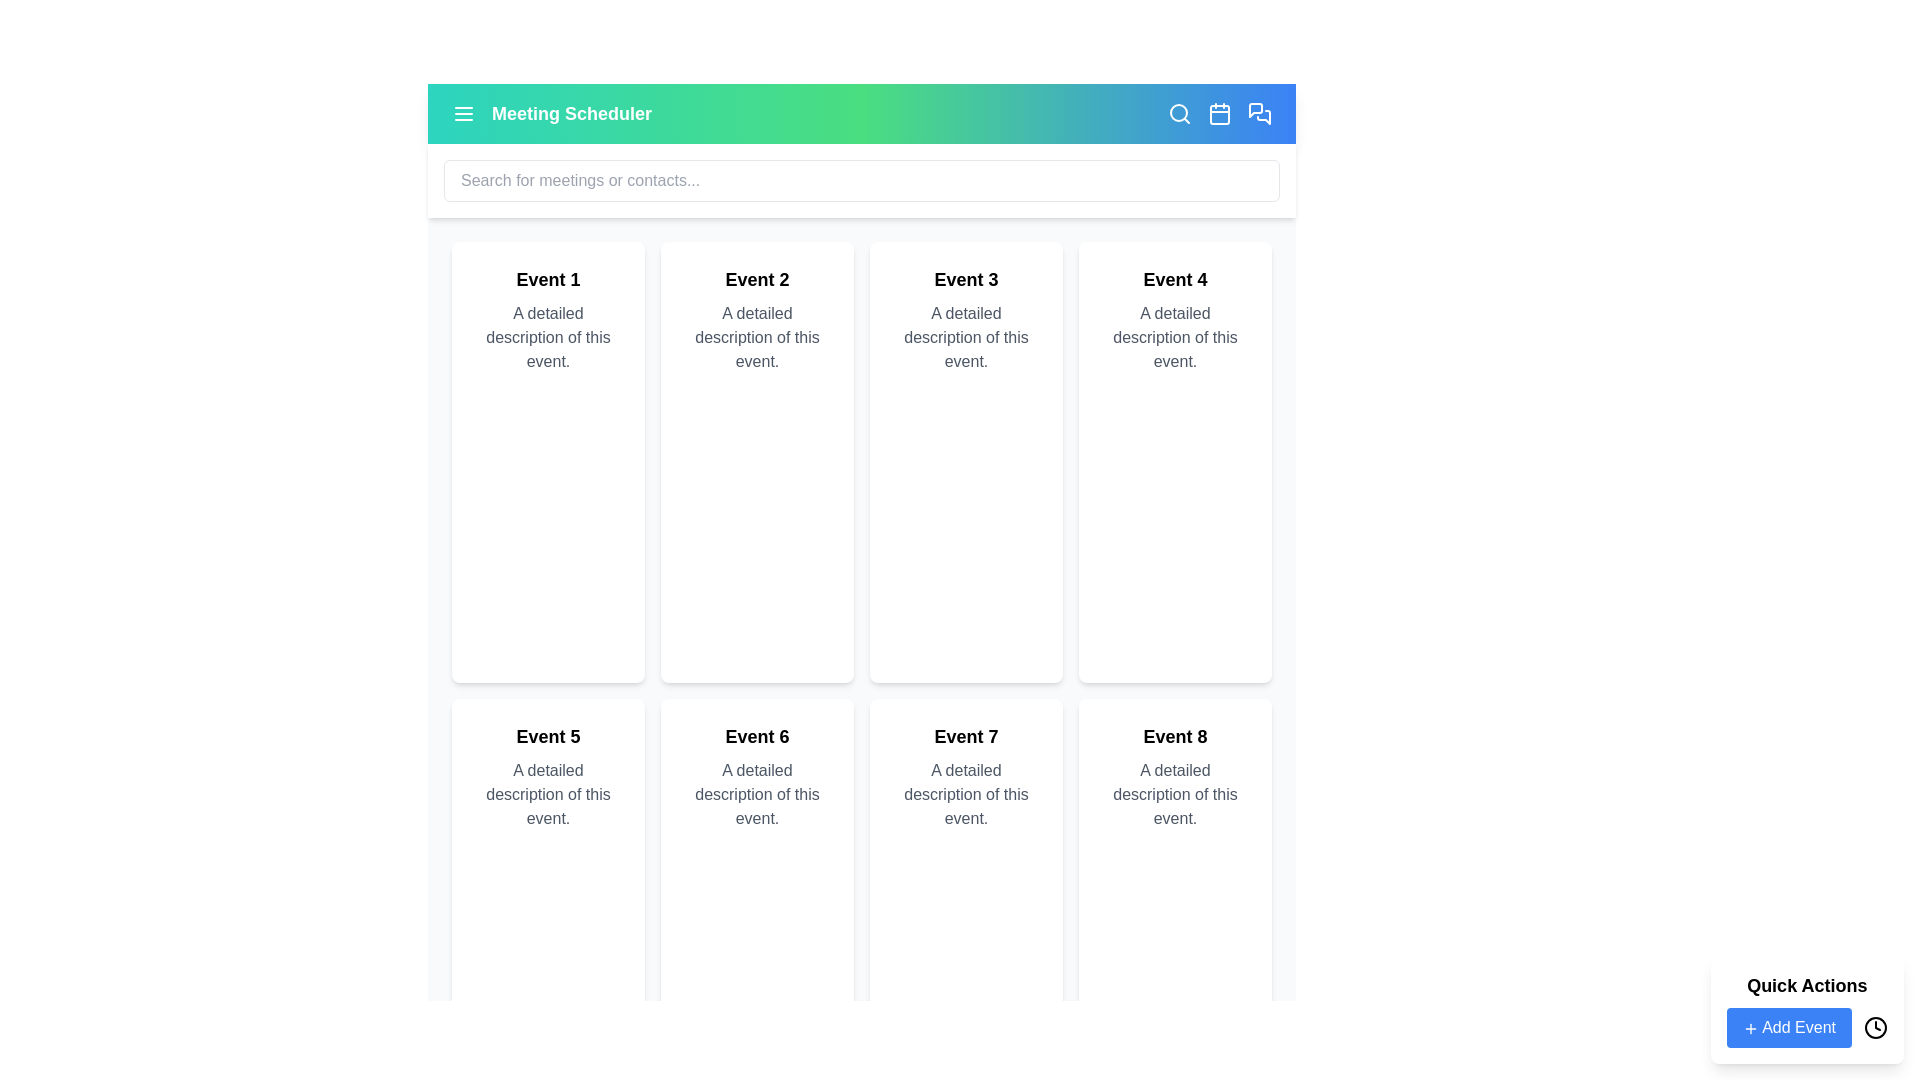  What do you see at coordinates (1218, 115) in the screenshot?
I see `the inner rectangle of the calendar icon, which symbolizes the date field and is located at the top-right corner of the interface` at bounding box center [1218, 115].